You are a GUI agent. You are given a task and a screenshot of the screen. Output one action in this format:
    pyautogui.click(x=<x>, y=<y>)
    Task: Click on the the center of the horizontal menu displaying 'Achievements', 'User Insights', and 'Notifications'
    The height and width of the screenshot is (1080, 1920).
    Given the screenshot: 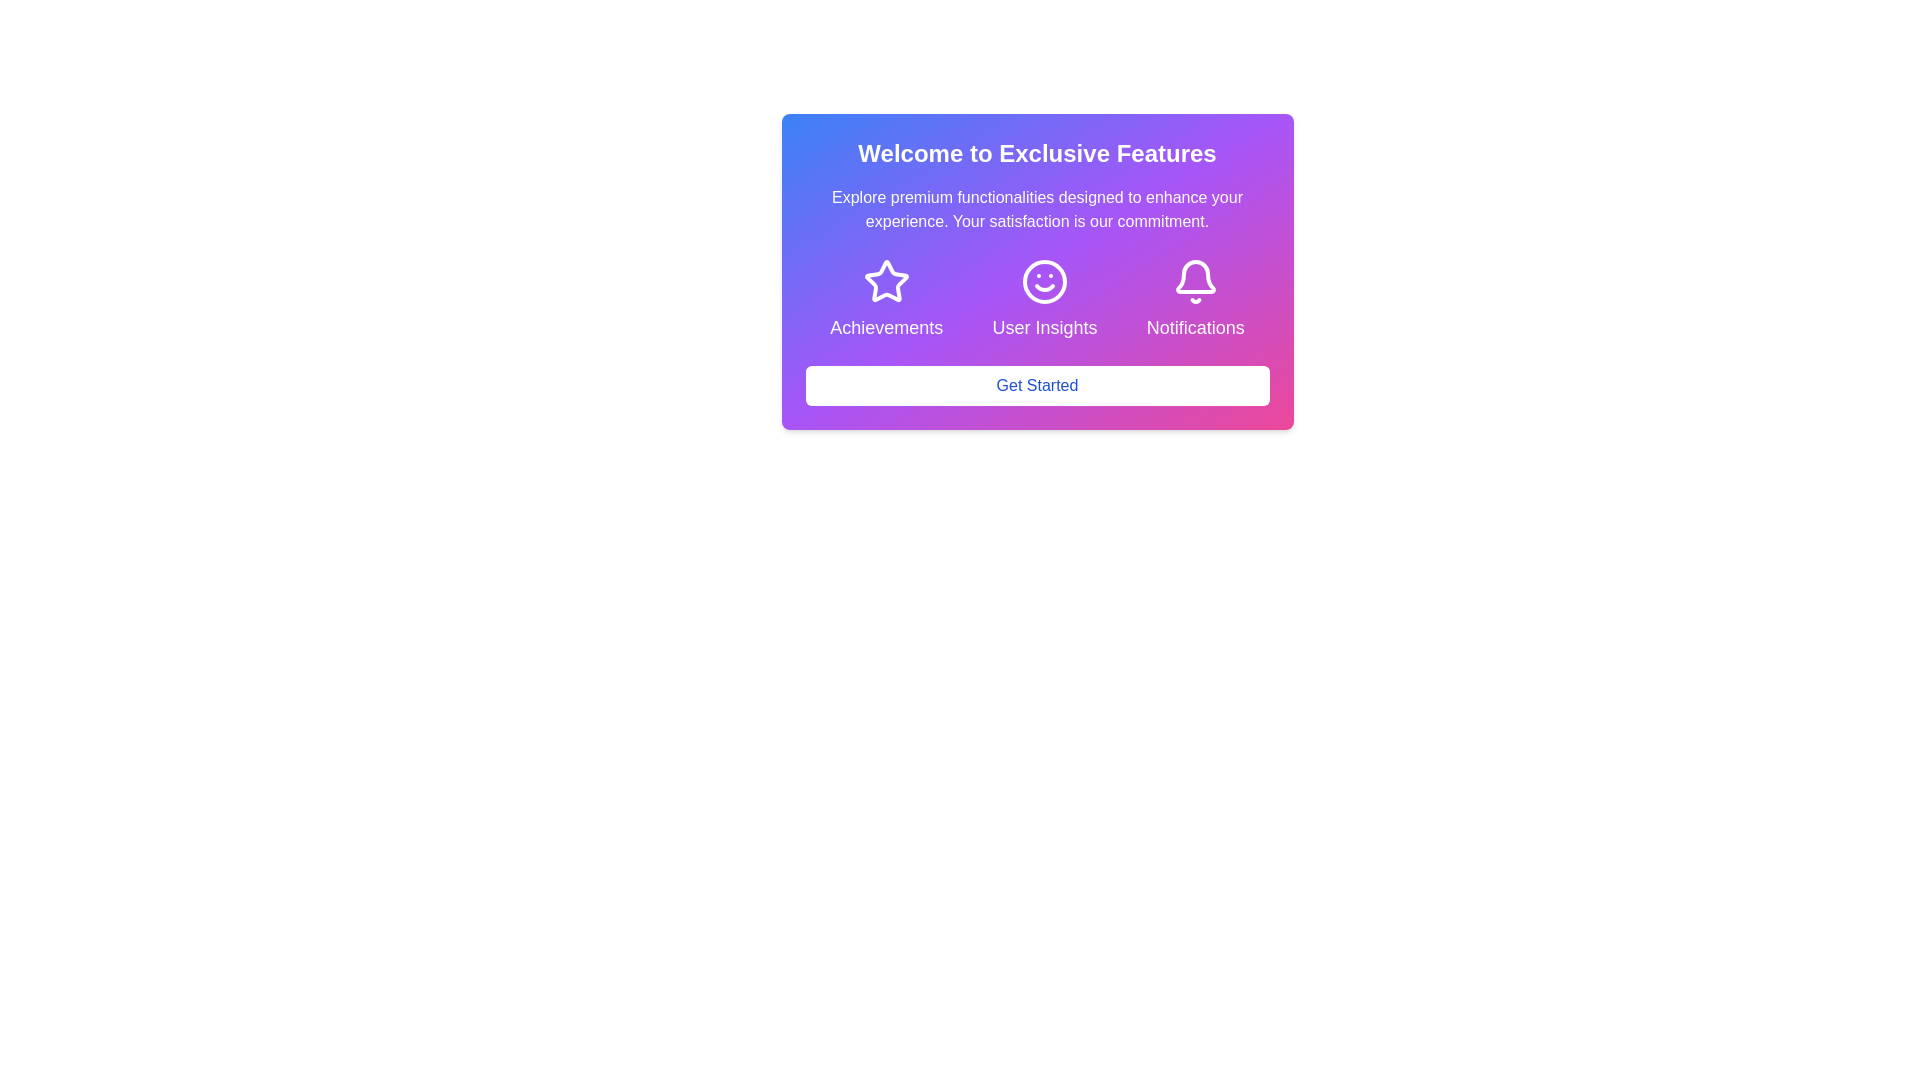 What is the action you would take?
    pyautogui.click(x=1037, y=300)
    